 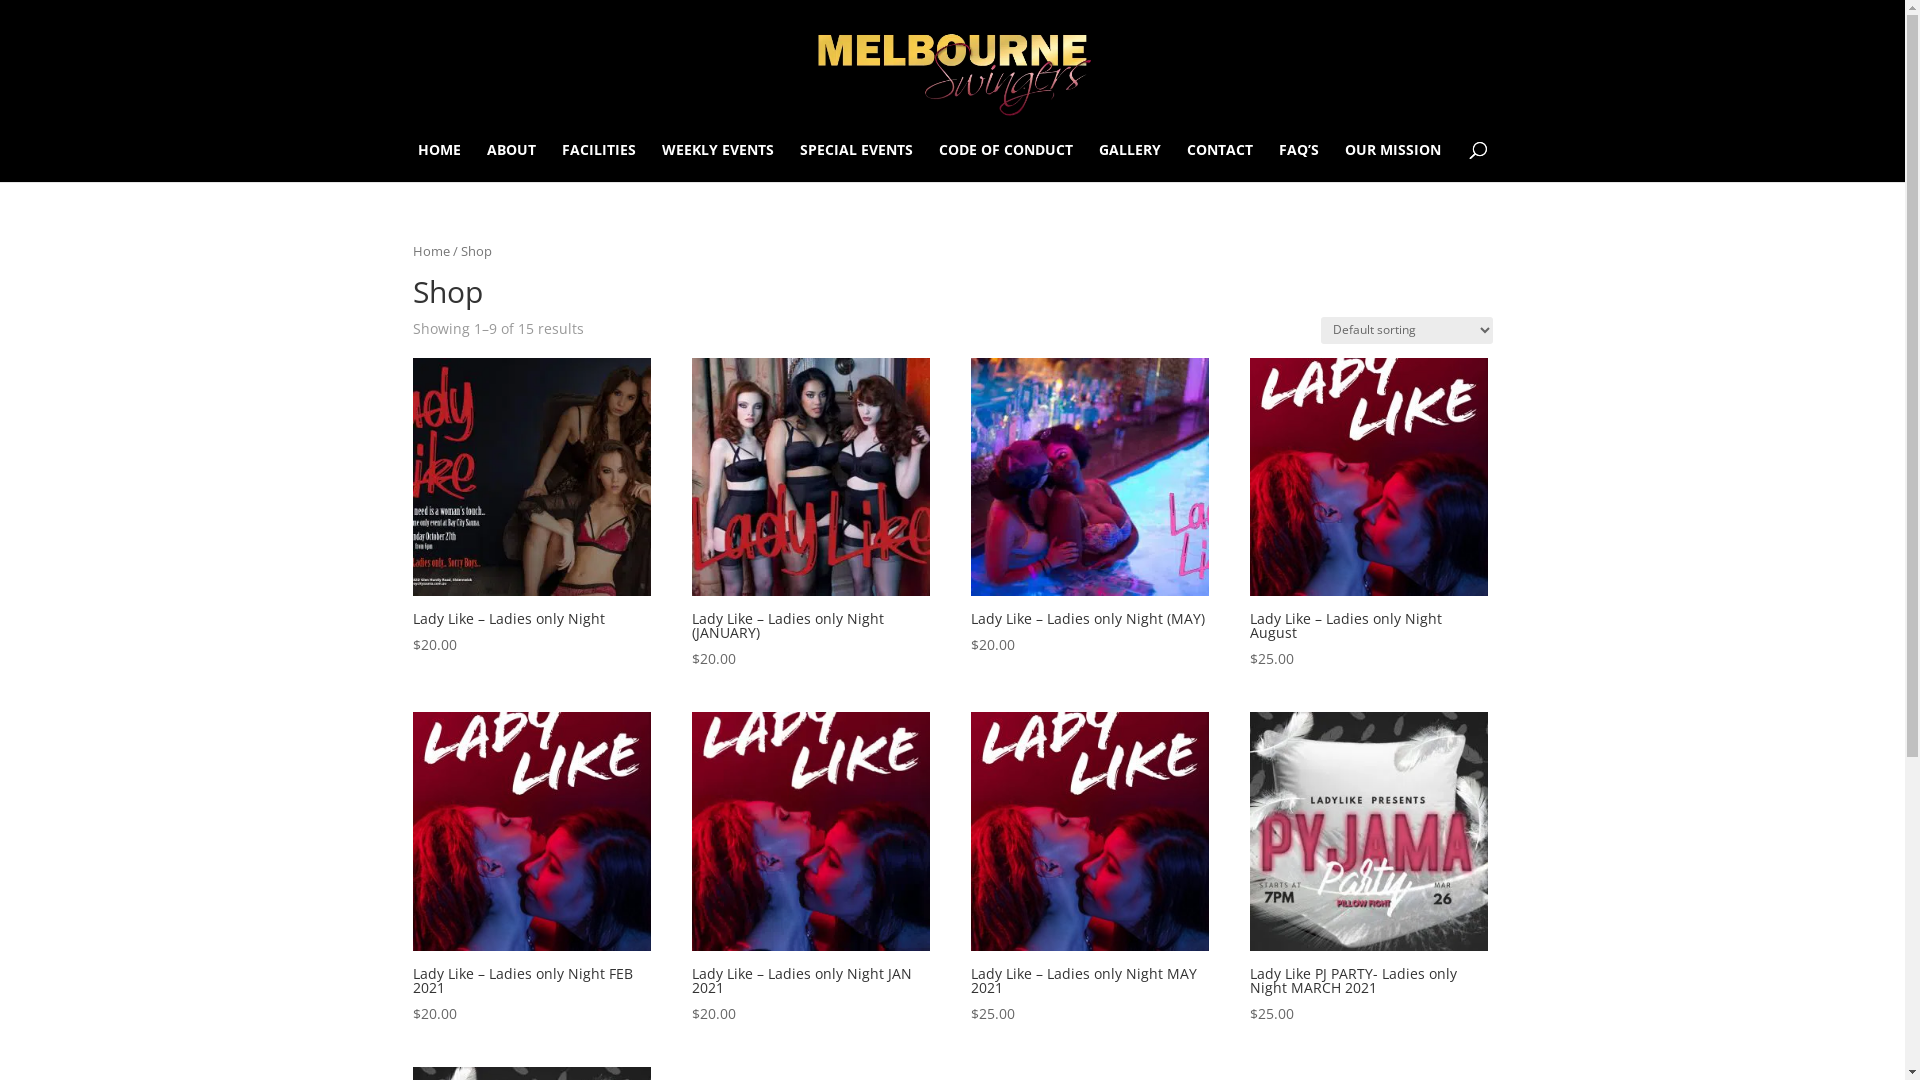 What do you see at coordinates (1391, 161) in the screenshot?
I see `'OUR MISSION'` at bounding box center [1391, 161].